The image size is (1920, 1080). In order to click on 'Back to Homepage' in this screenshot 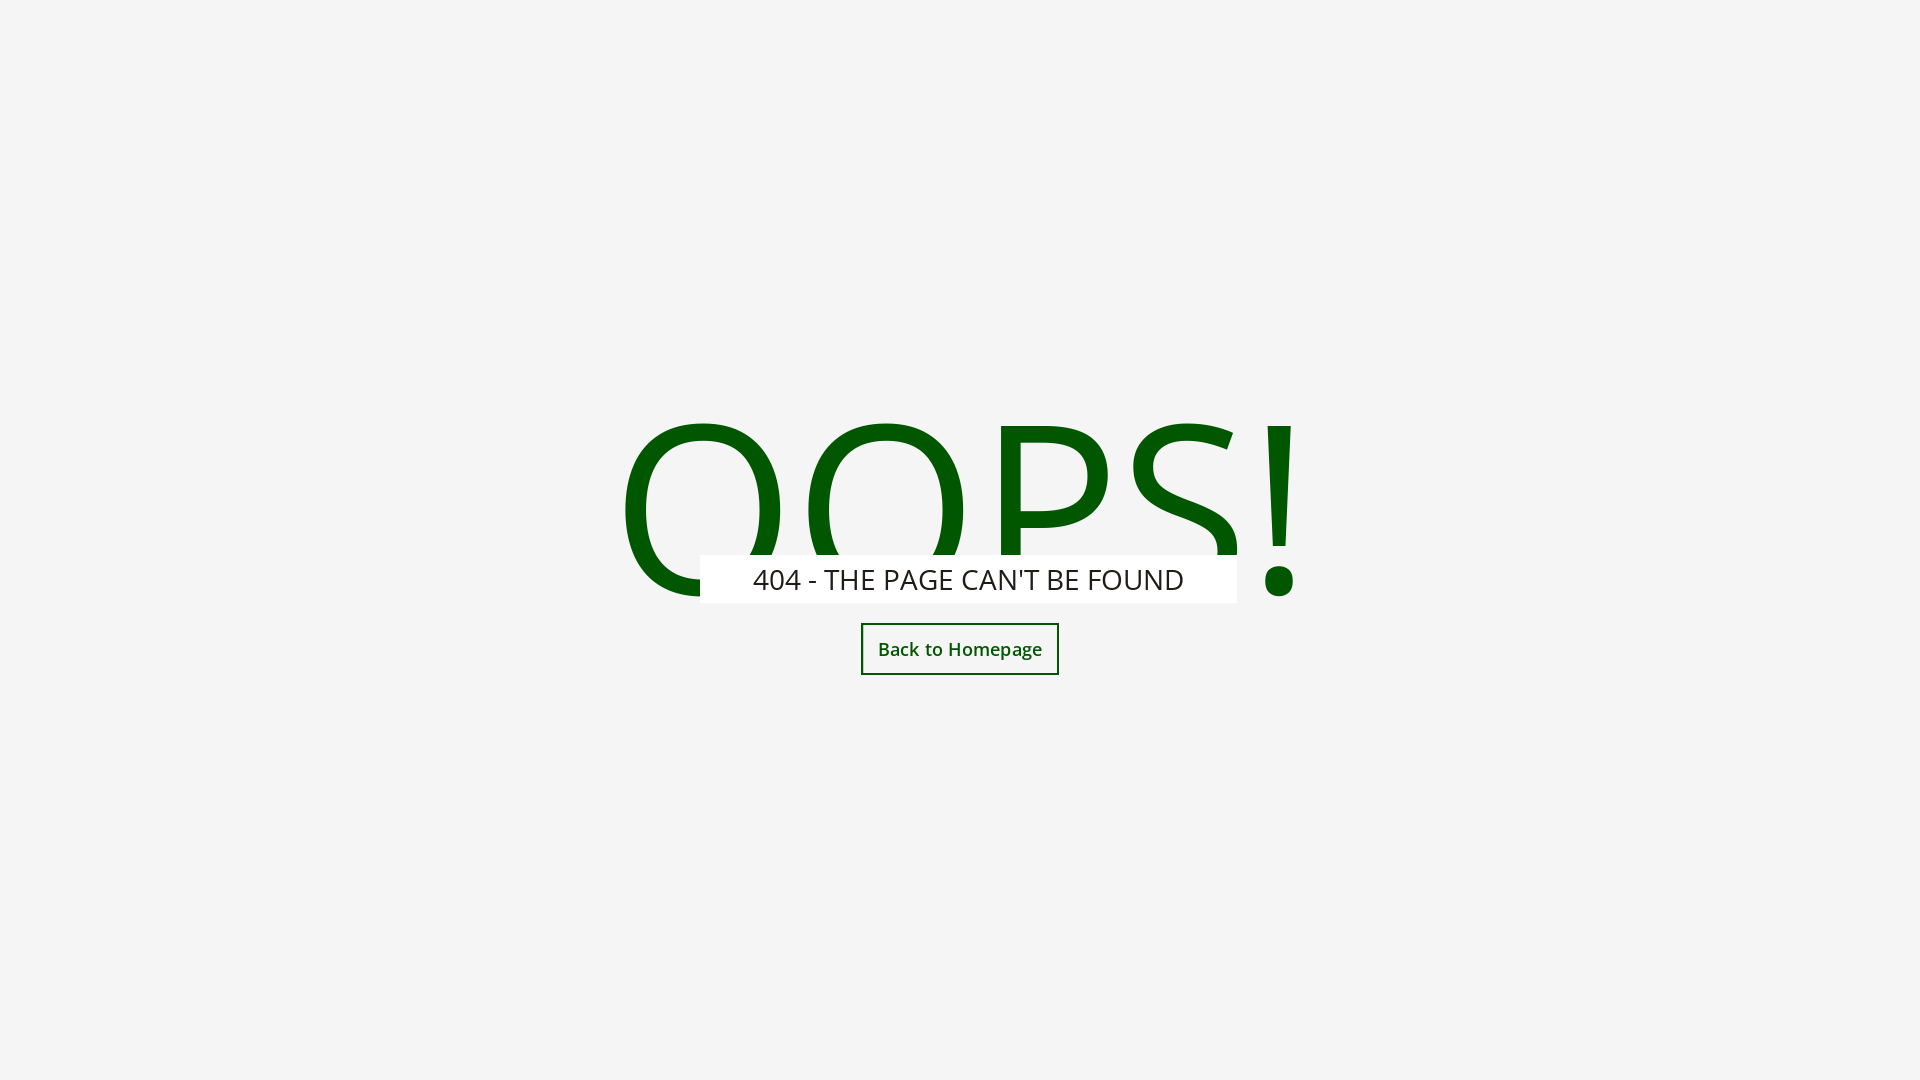, I will do `click(960, 648)`.